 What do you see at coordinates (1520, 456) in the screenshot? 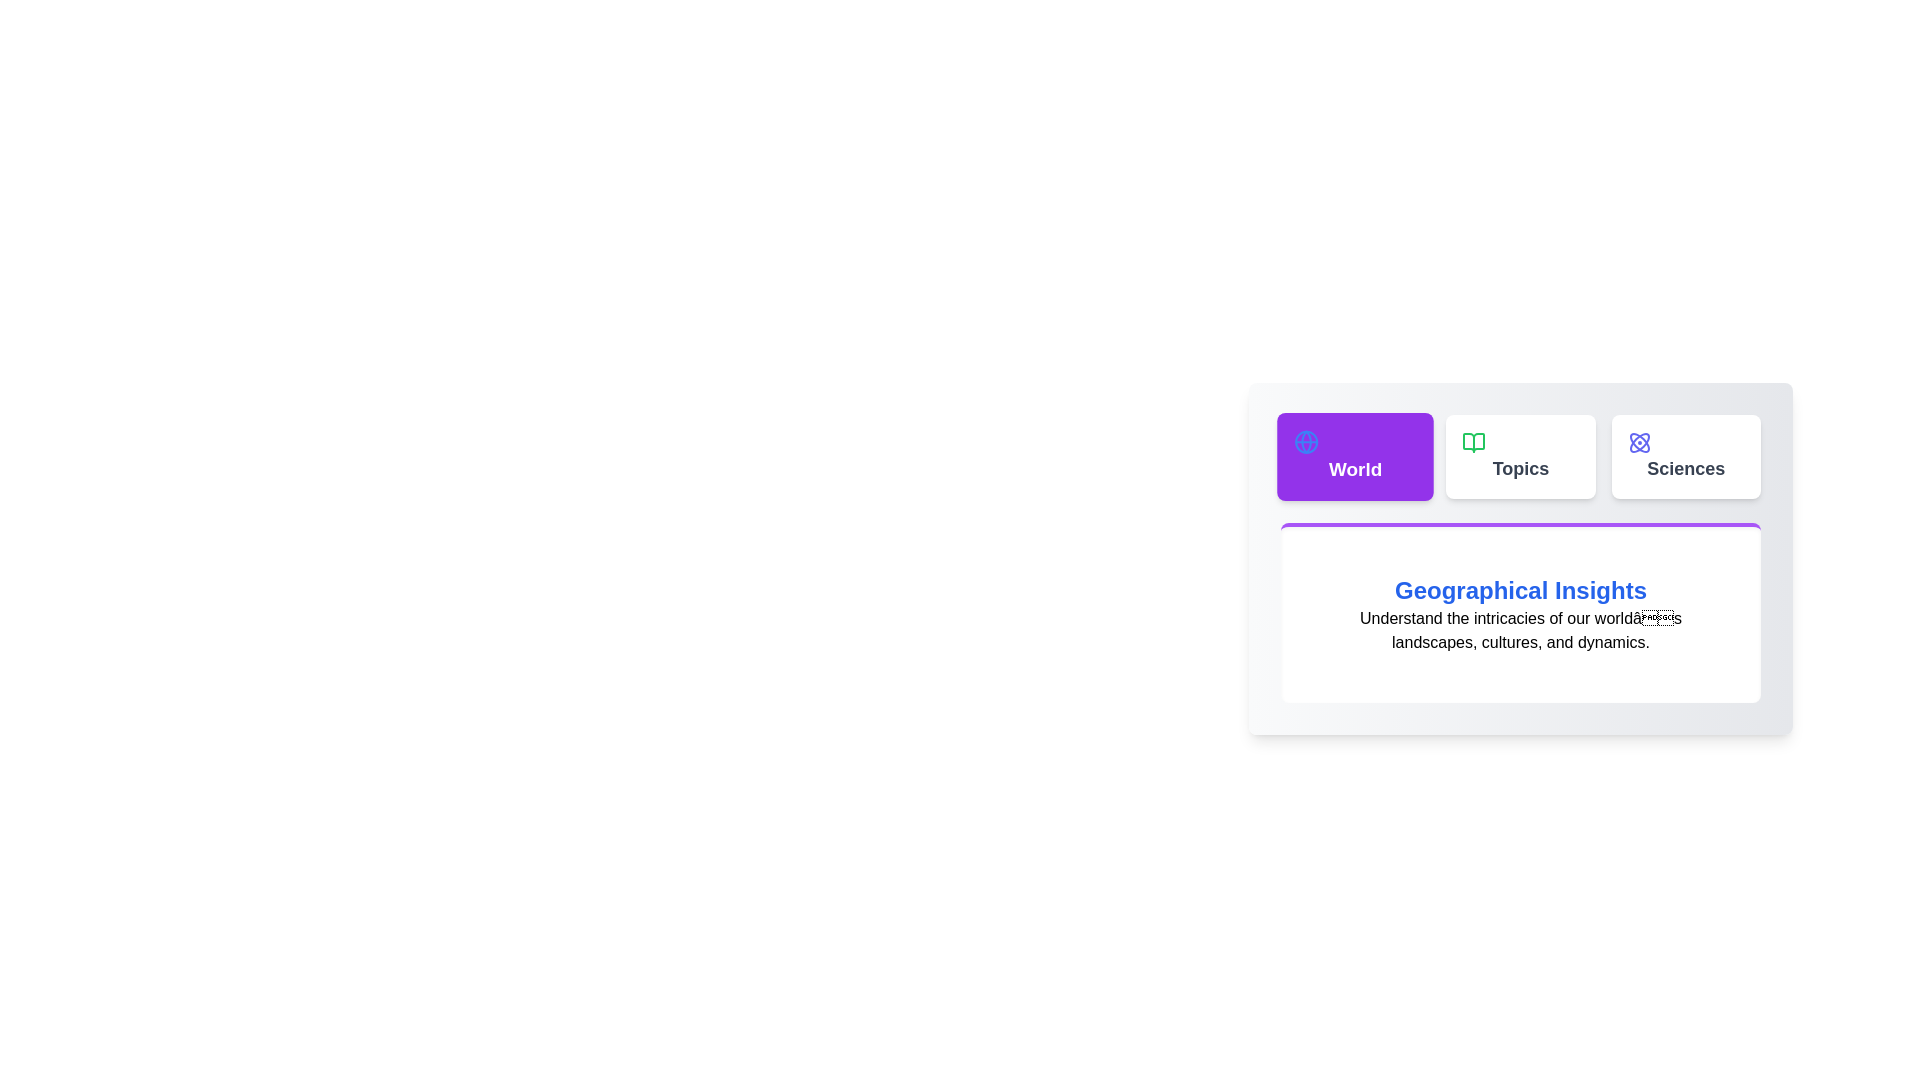
I see `the tab labeled Topics to preview its interaction` at bounding box center [1520, 456].